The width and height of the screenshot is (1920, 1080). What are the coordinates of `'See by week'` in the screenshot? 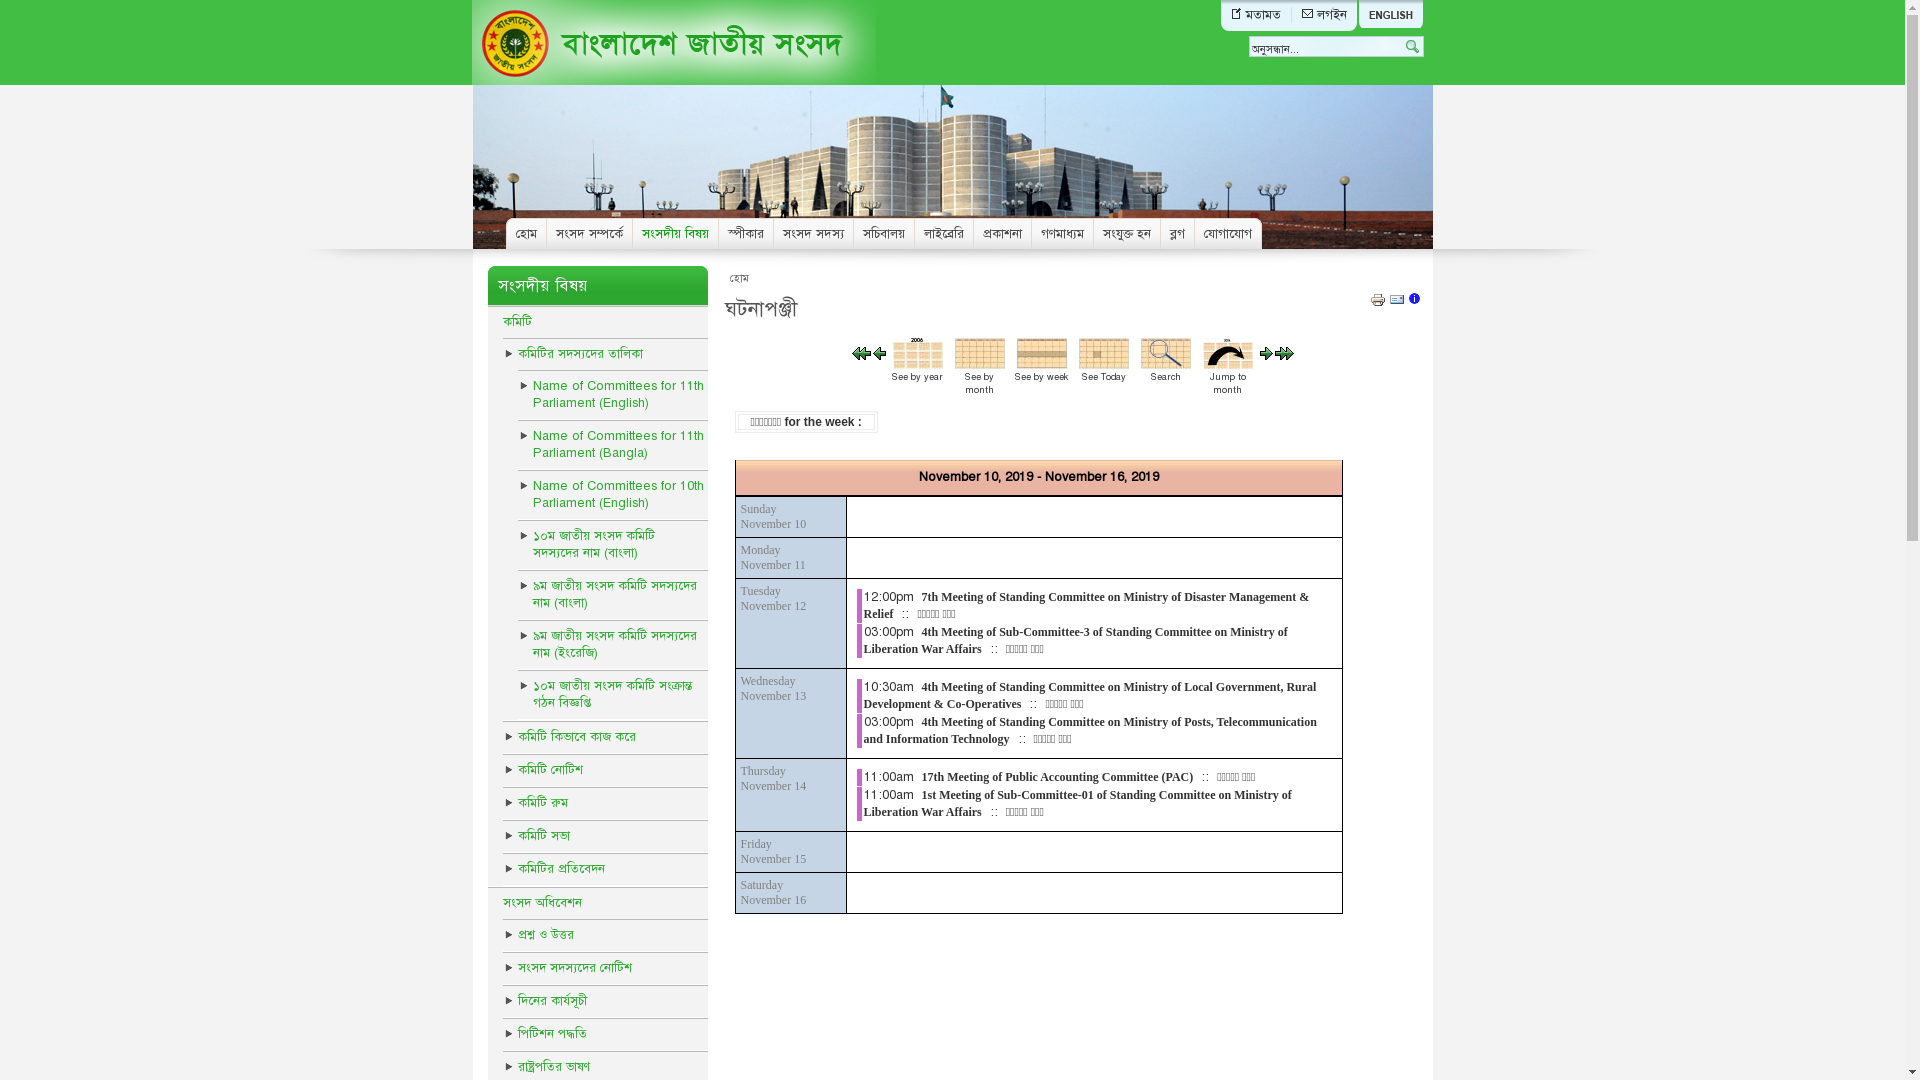 It's located at (1017, 365).